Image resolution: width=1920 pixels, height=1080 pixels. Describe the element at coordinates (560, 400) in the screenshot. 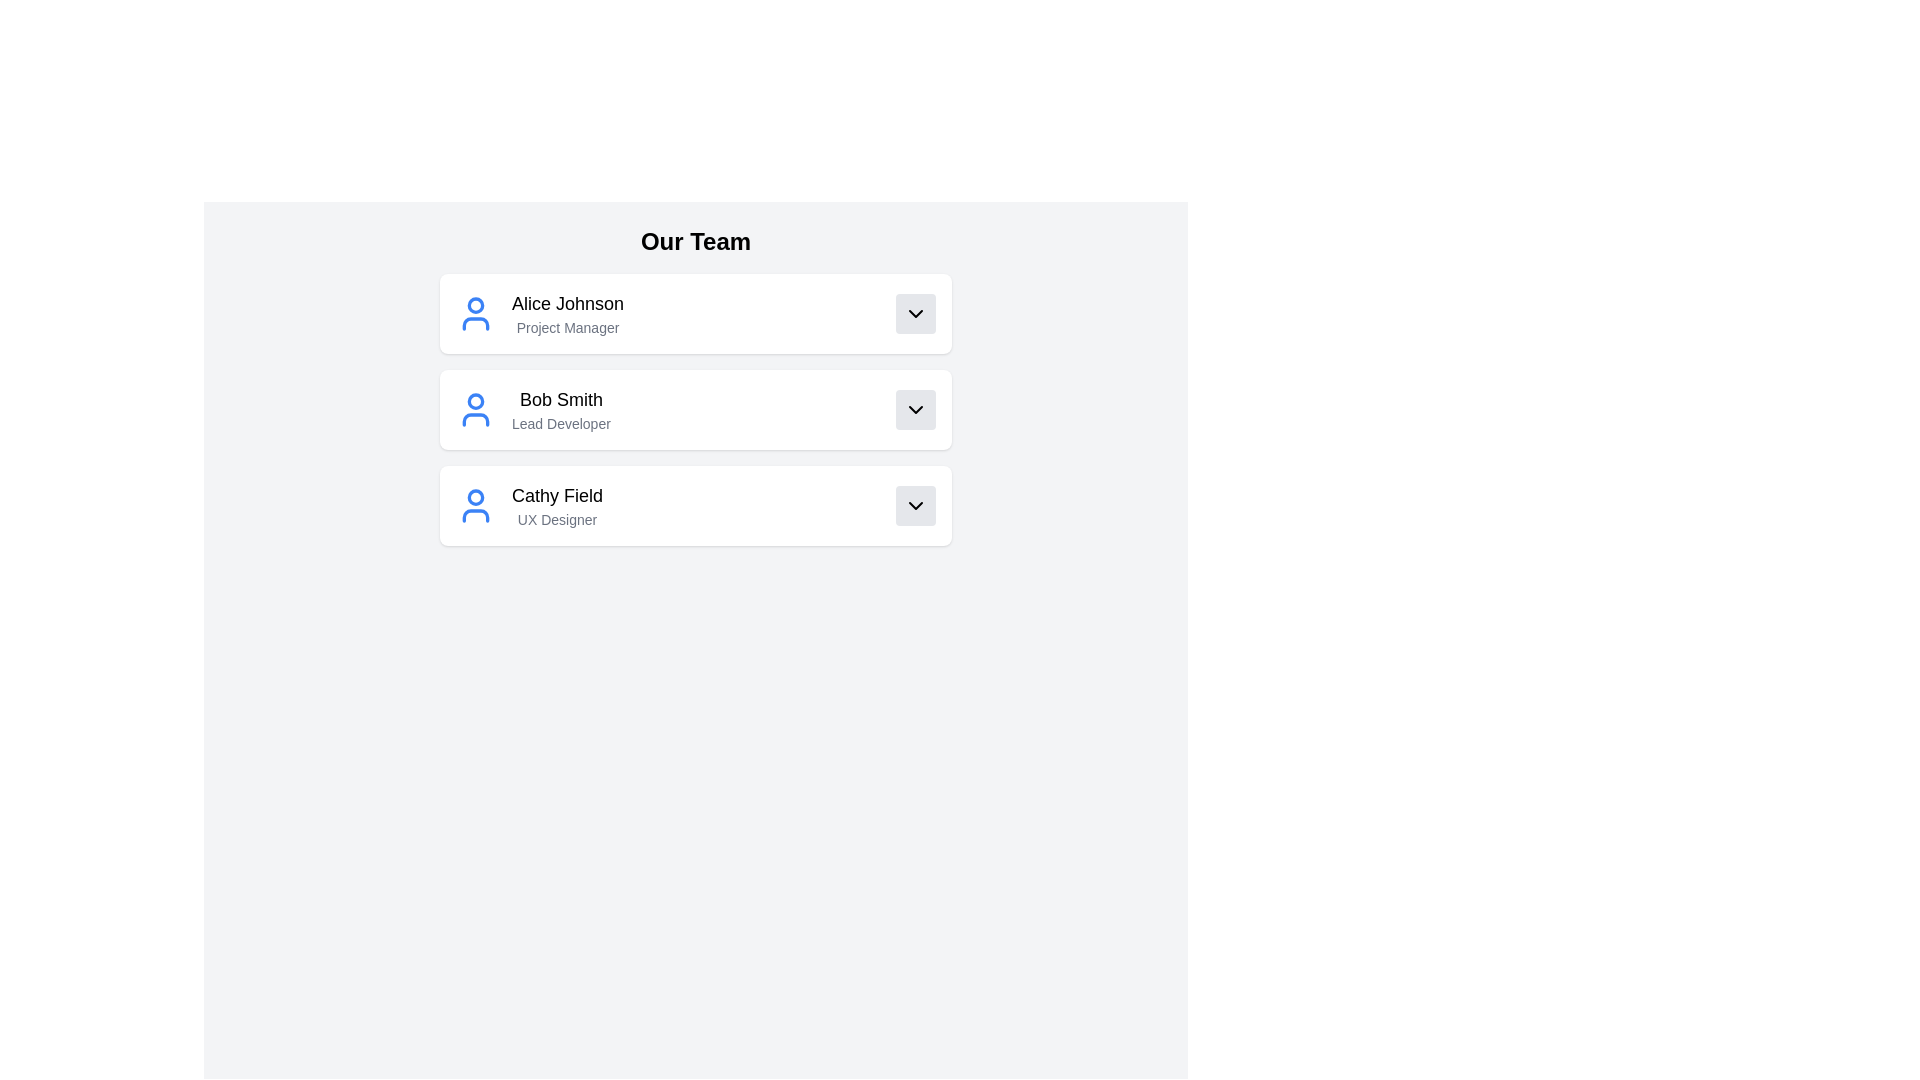

I see `the static text label displaying 'Bob Smith,' which is styled prominently in a larger font size and is the first line in the user information list` at that location.